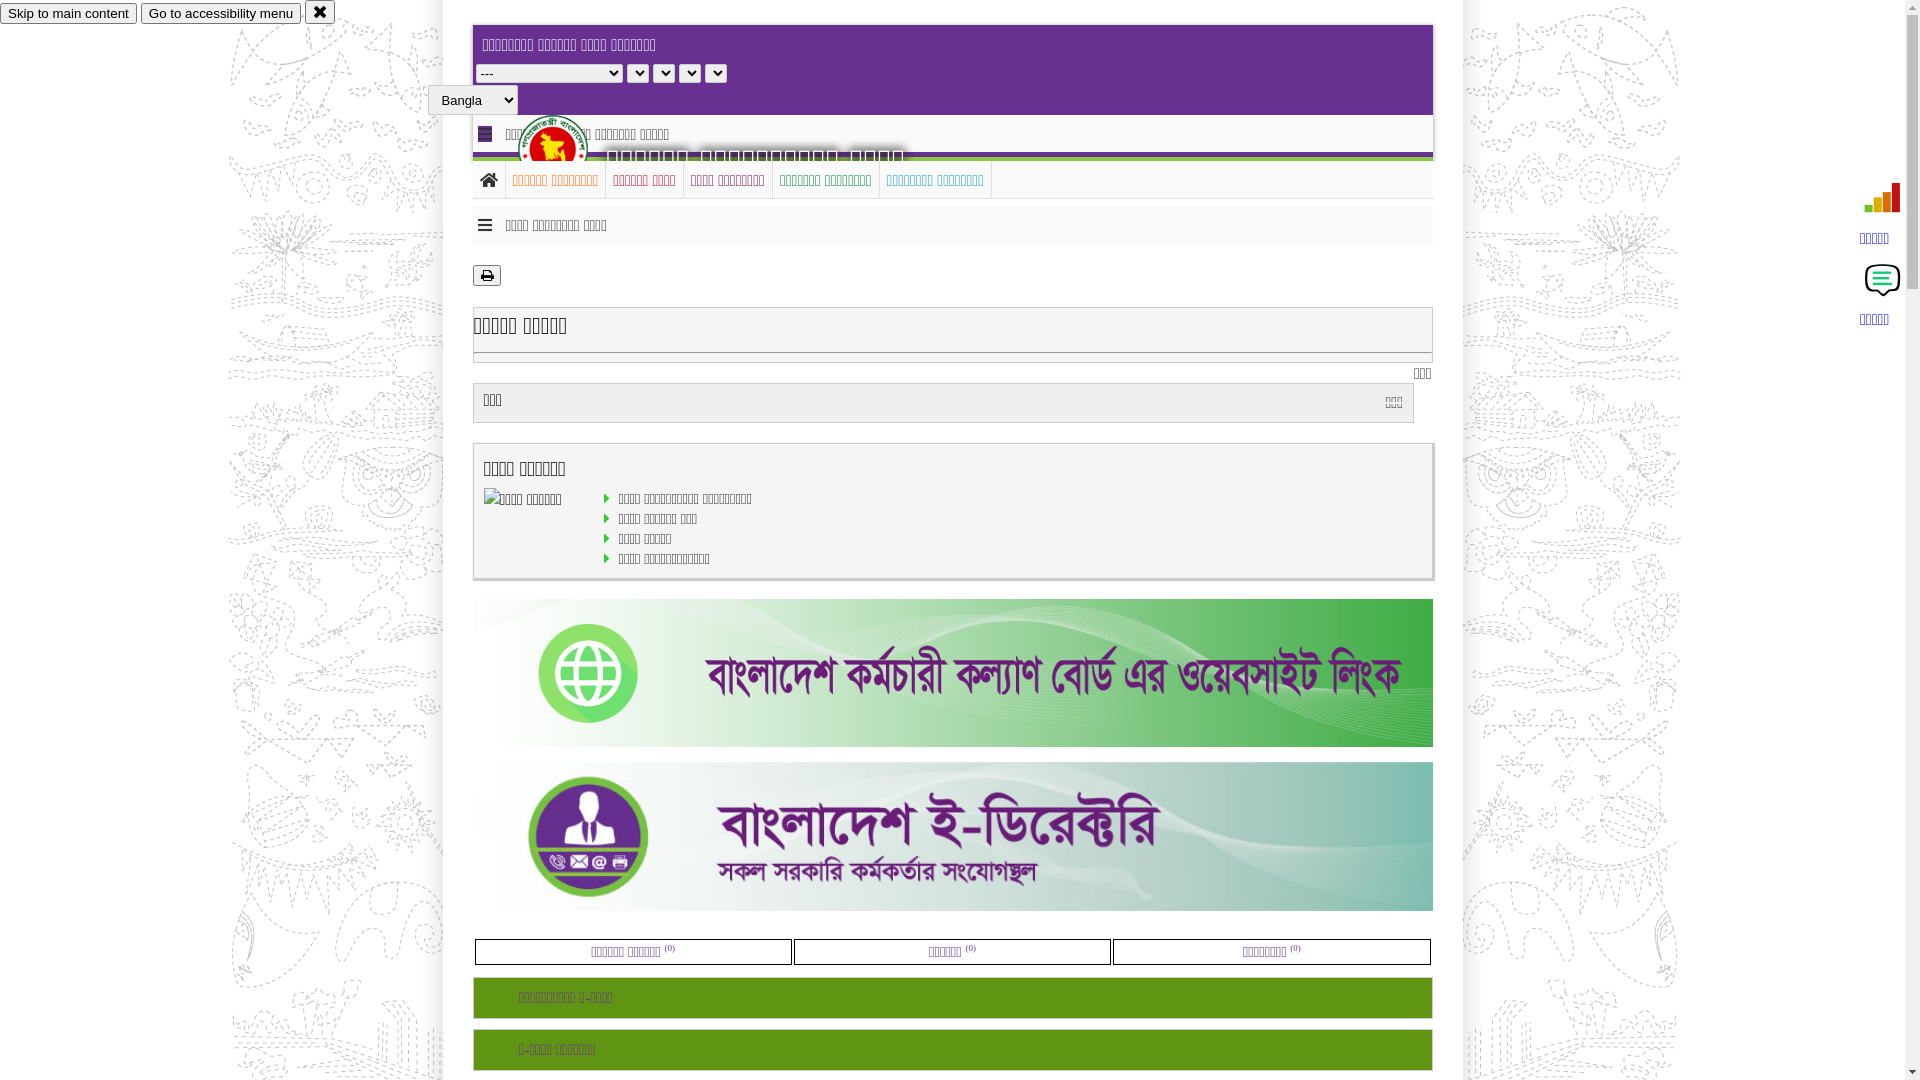 The height and width of the screenshot is (1080, 1920). Describe the element at coordinates (0, 13) in the screenshot. I see `'Skip to main content'` at that location.